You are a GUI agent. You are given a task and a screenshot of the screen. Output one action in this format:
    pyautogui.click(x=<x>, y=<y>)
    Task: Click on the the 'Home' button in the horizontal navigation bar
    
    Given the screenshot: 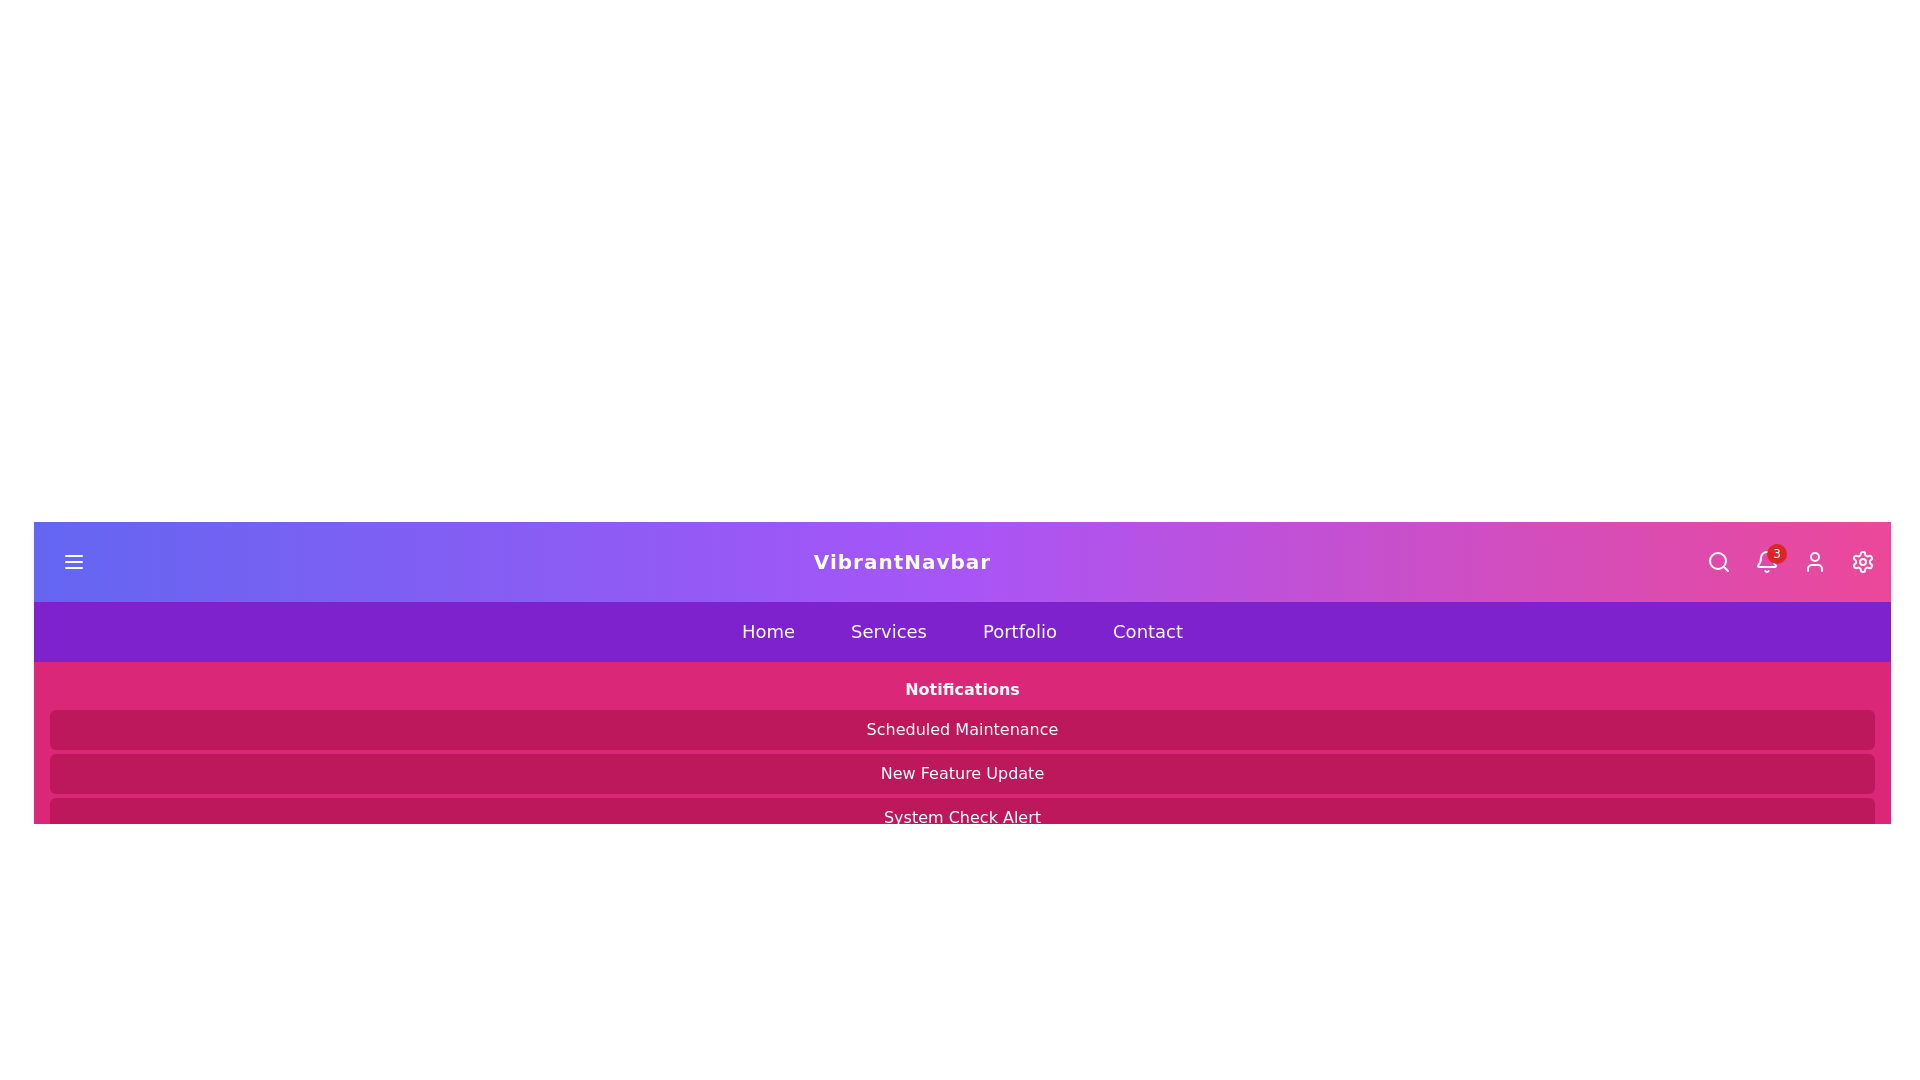 What is the action you would take?
    pyautogui.click(x=767, y=632)
    